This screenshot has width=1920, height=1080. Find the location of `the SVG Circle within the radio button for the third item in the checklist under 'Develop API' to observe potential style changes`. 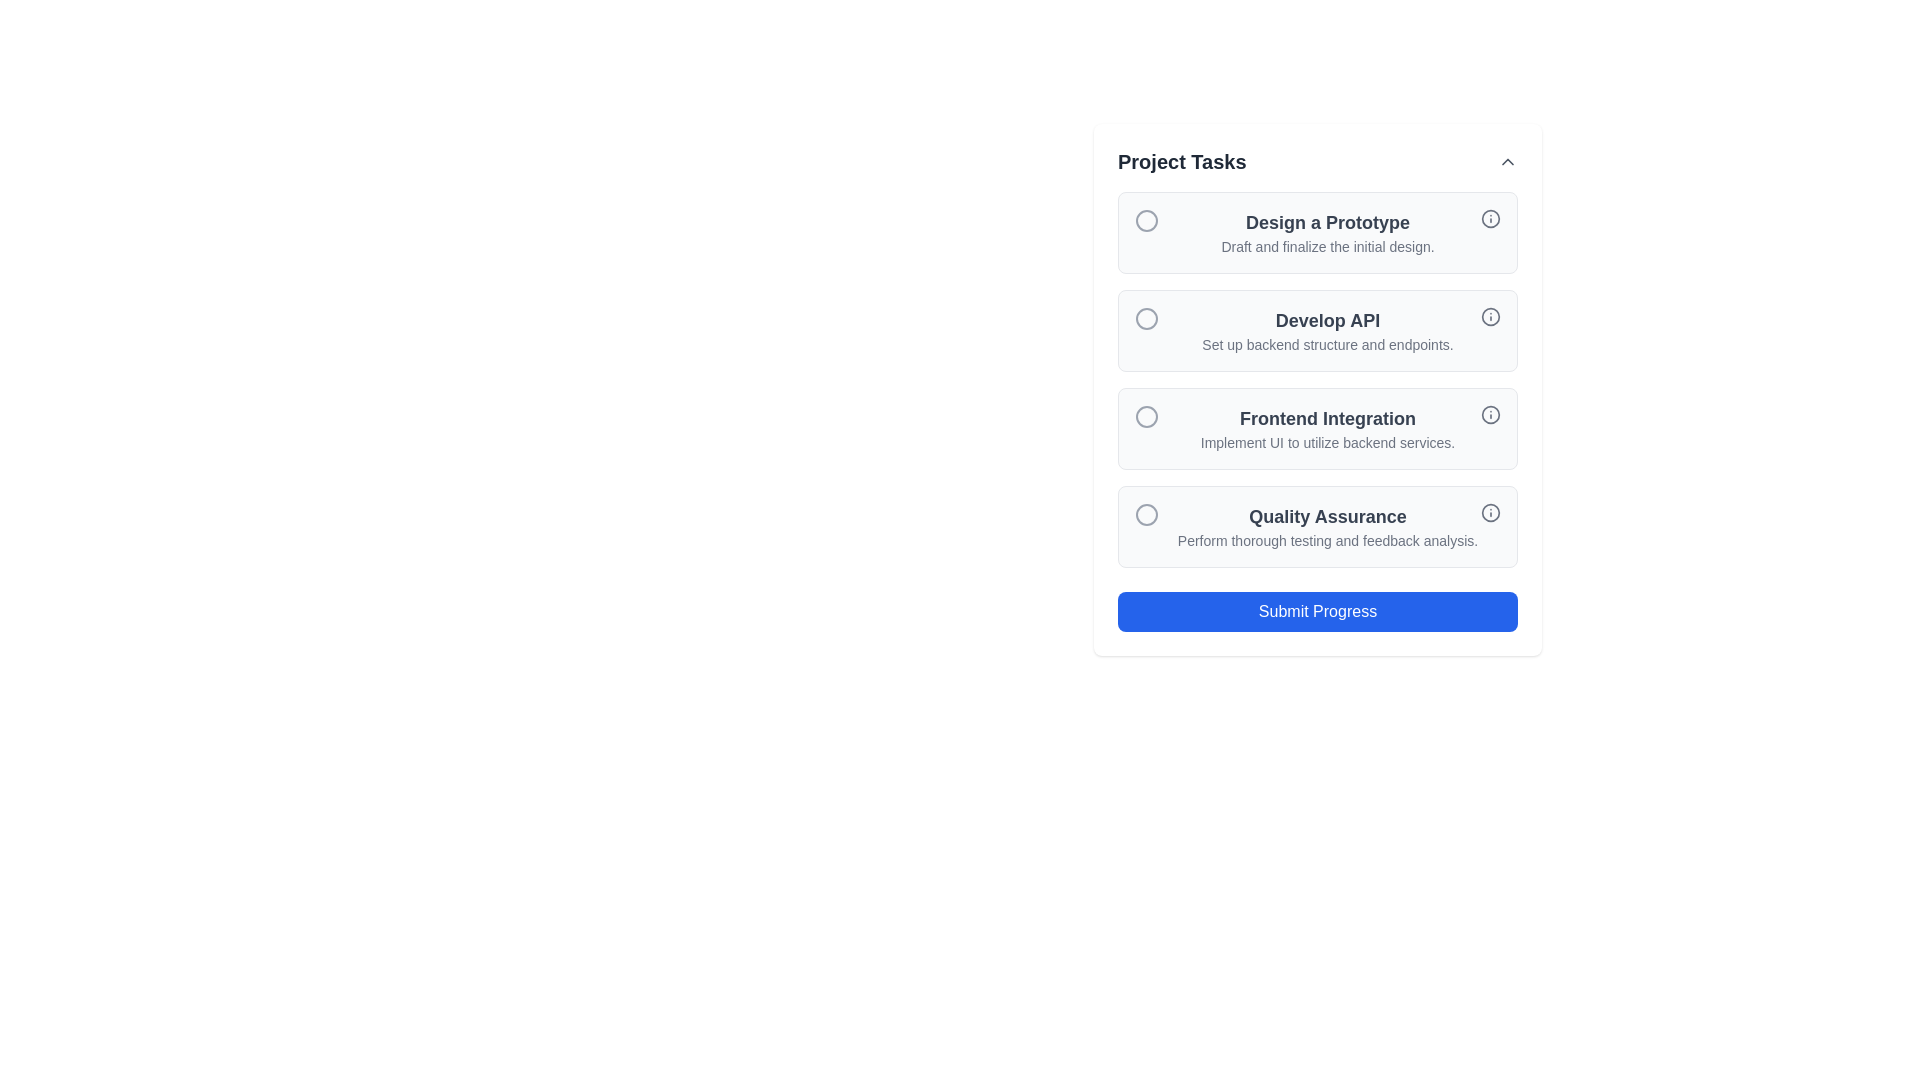

the SVG Circle within the radio button for the third item in the checklist under 'Develop API' to observe potential style changes is located at coordinates (1147, 318).